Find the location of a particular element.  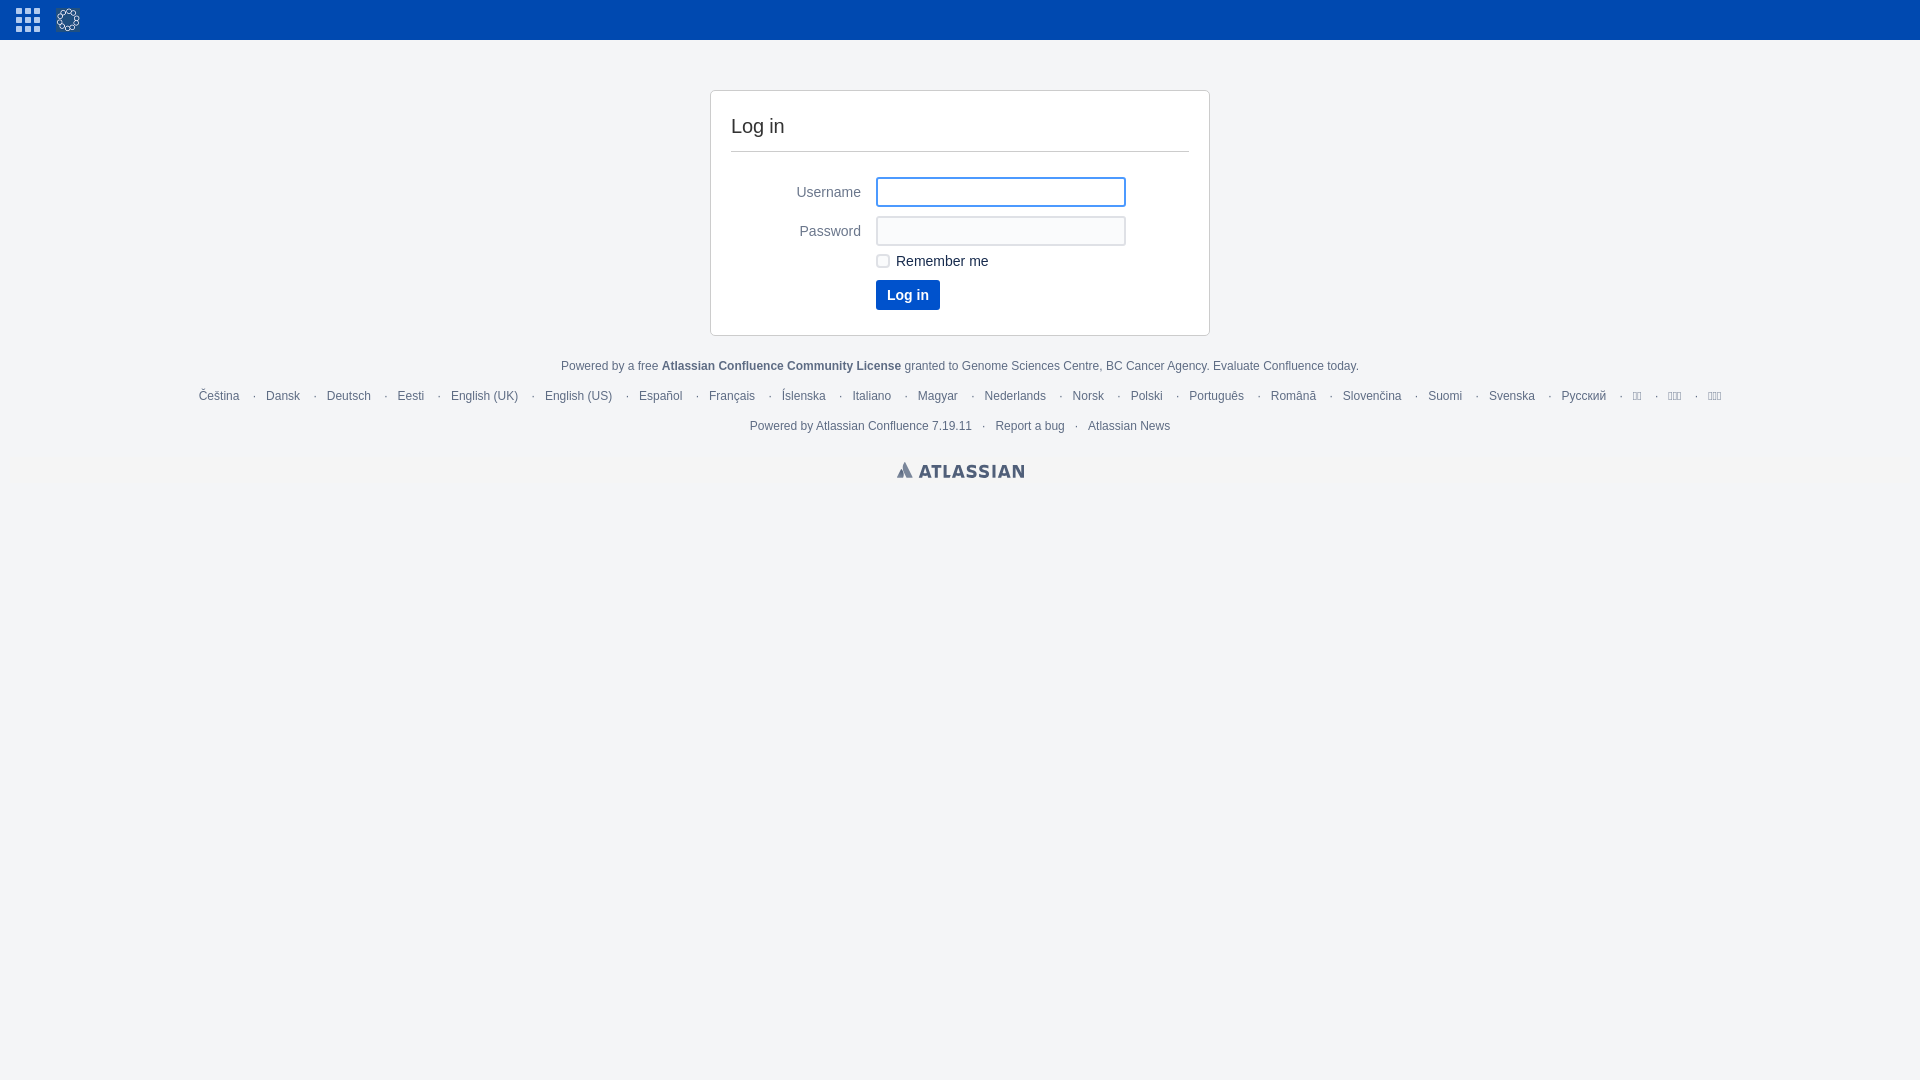

'Linked Applications' is located at coordinates (28, 19).